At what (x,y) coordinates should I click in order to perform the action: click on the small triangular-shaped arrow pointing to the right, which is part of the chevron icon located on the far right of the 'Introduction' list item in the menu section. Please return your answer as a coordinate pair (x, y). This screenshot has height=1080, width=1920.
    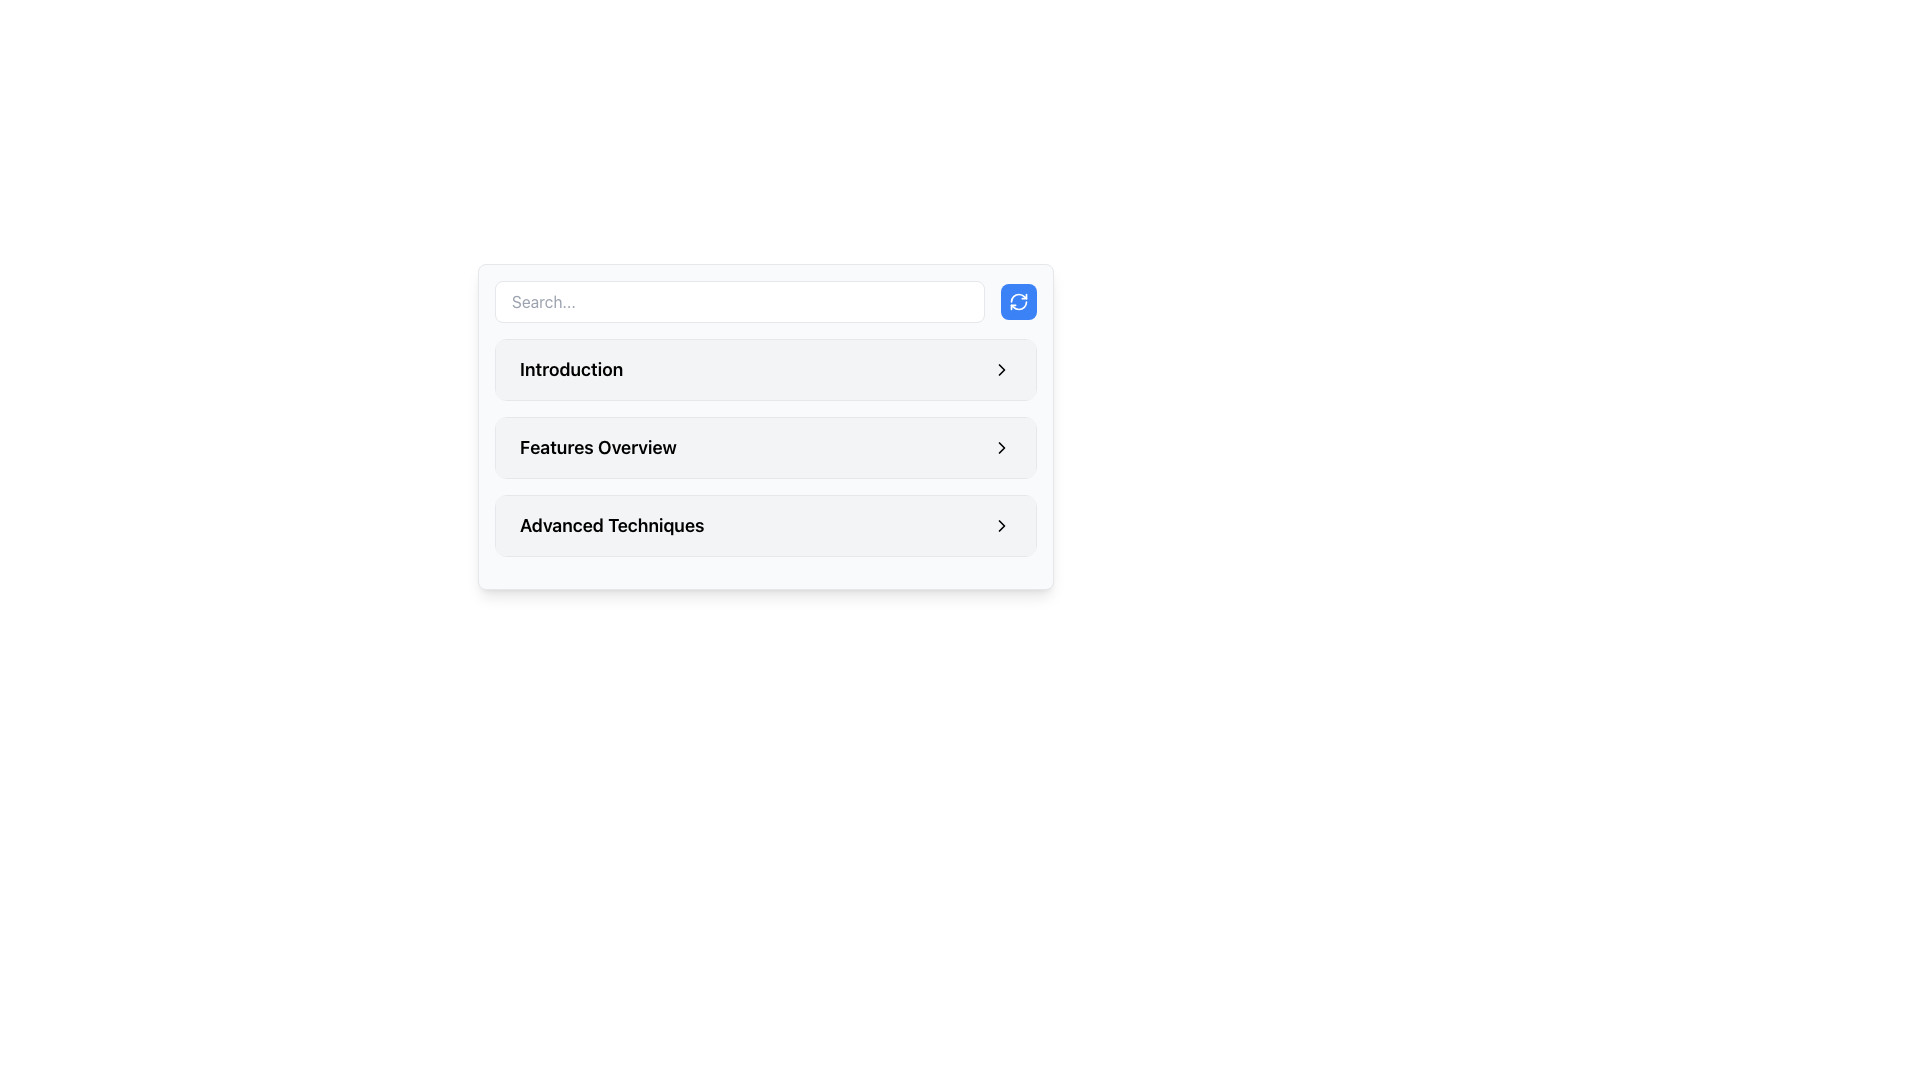
    Looking at the image, I should click on (1002, 370).